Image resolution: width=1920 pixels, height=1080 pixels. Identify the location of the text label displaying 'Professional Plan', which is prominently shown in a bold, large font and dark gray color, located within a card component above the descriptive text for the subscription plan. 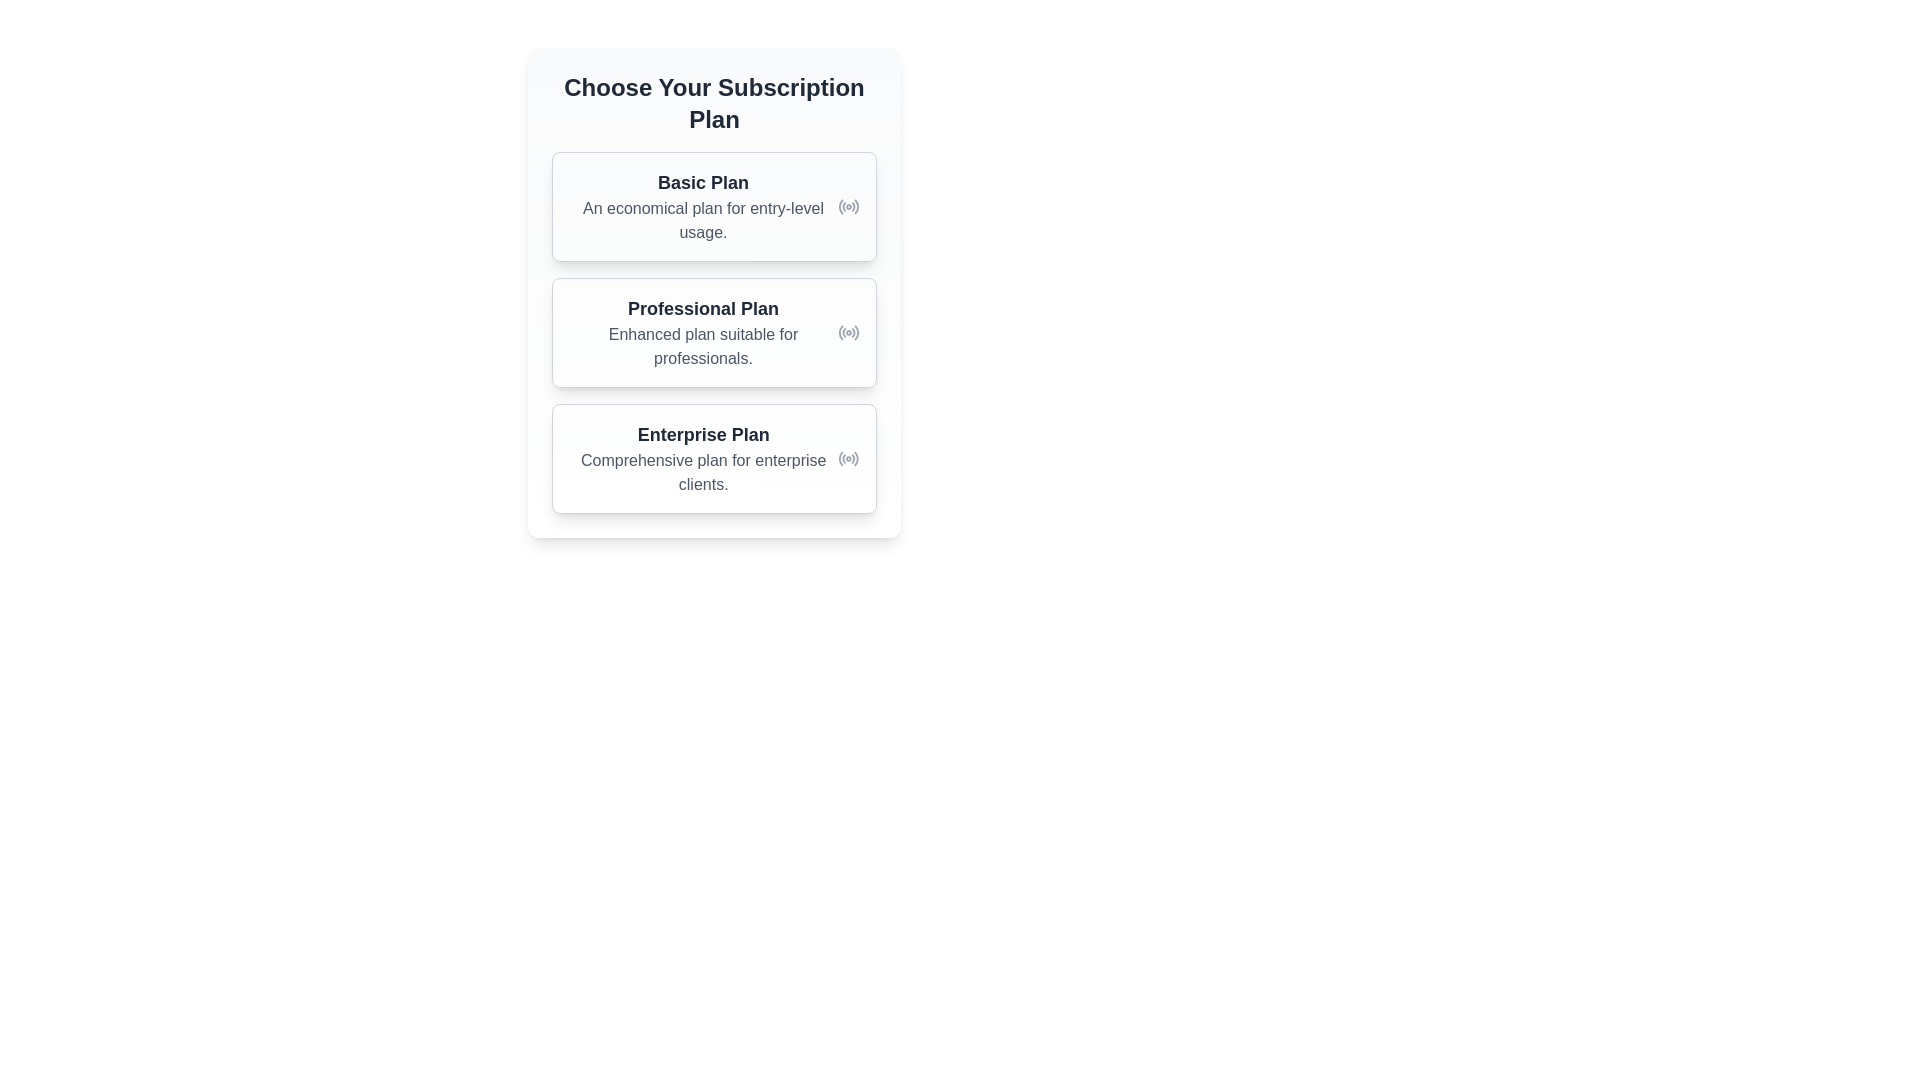
(703, 308).